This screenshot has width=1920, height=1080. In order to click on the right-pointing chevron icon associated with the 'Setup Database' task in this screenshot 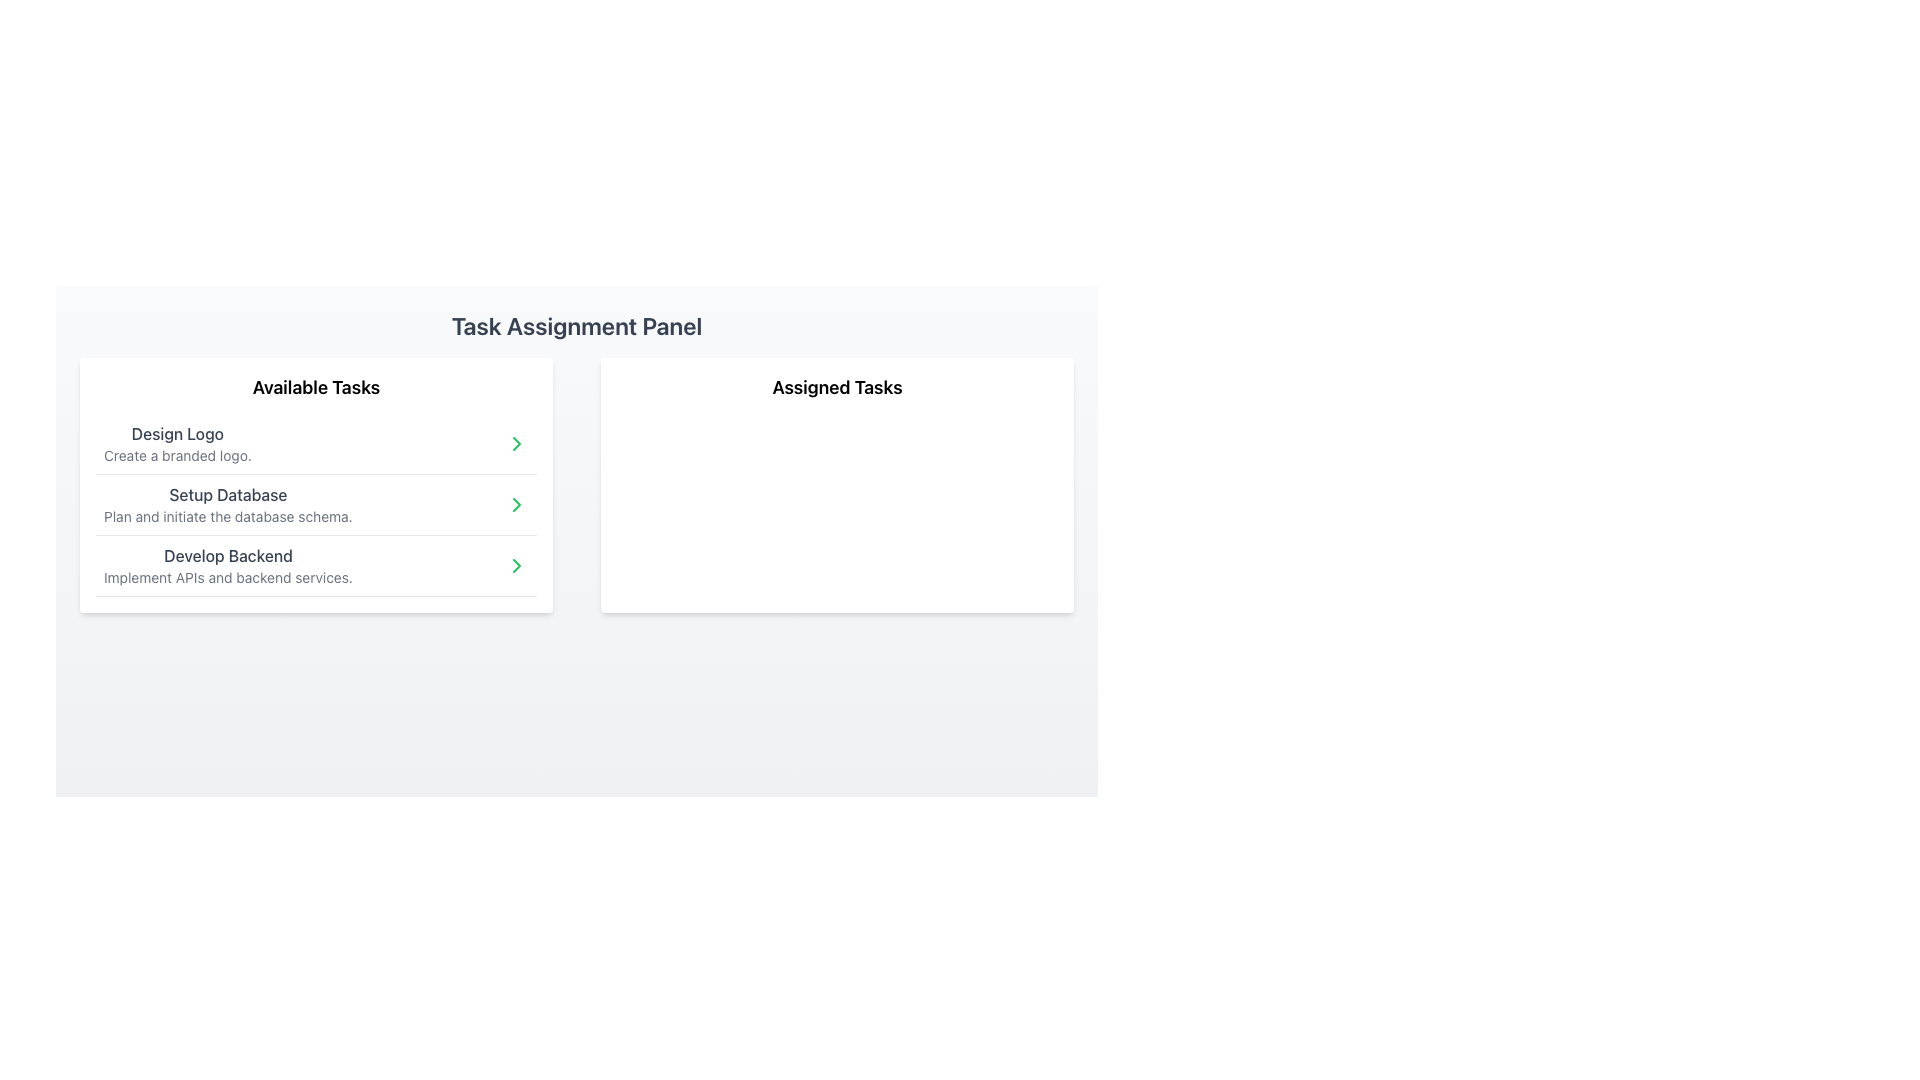, I will do `click(517, 442)`.